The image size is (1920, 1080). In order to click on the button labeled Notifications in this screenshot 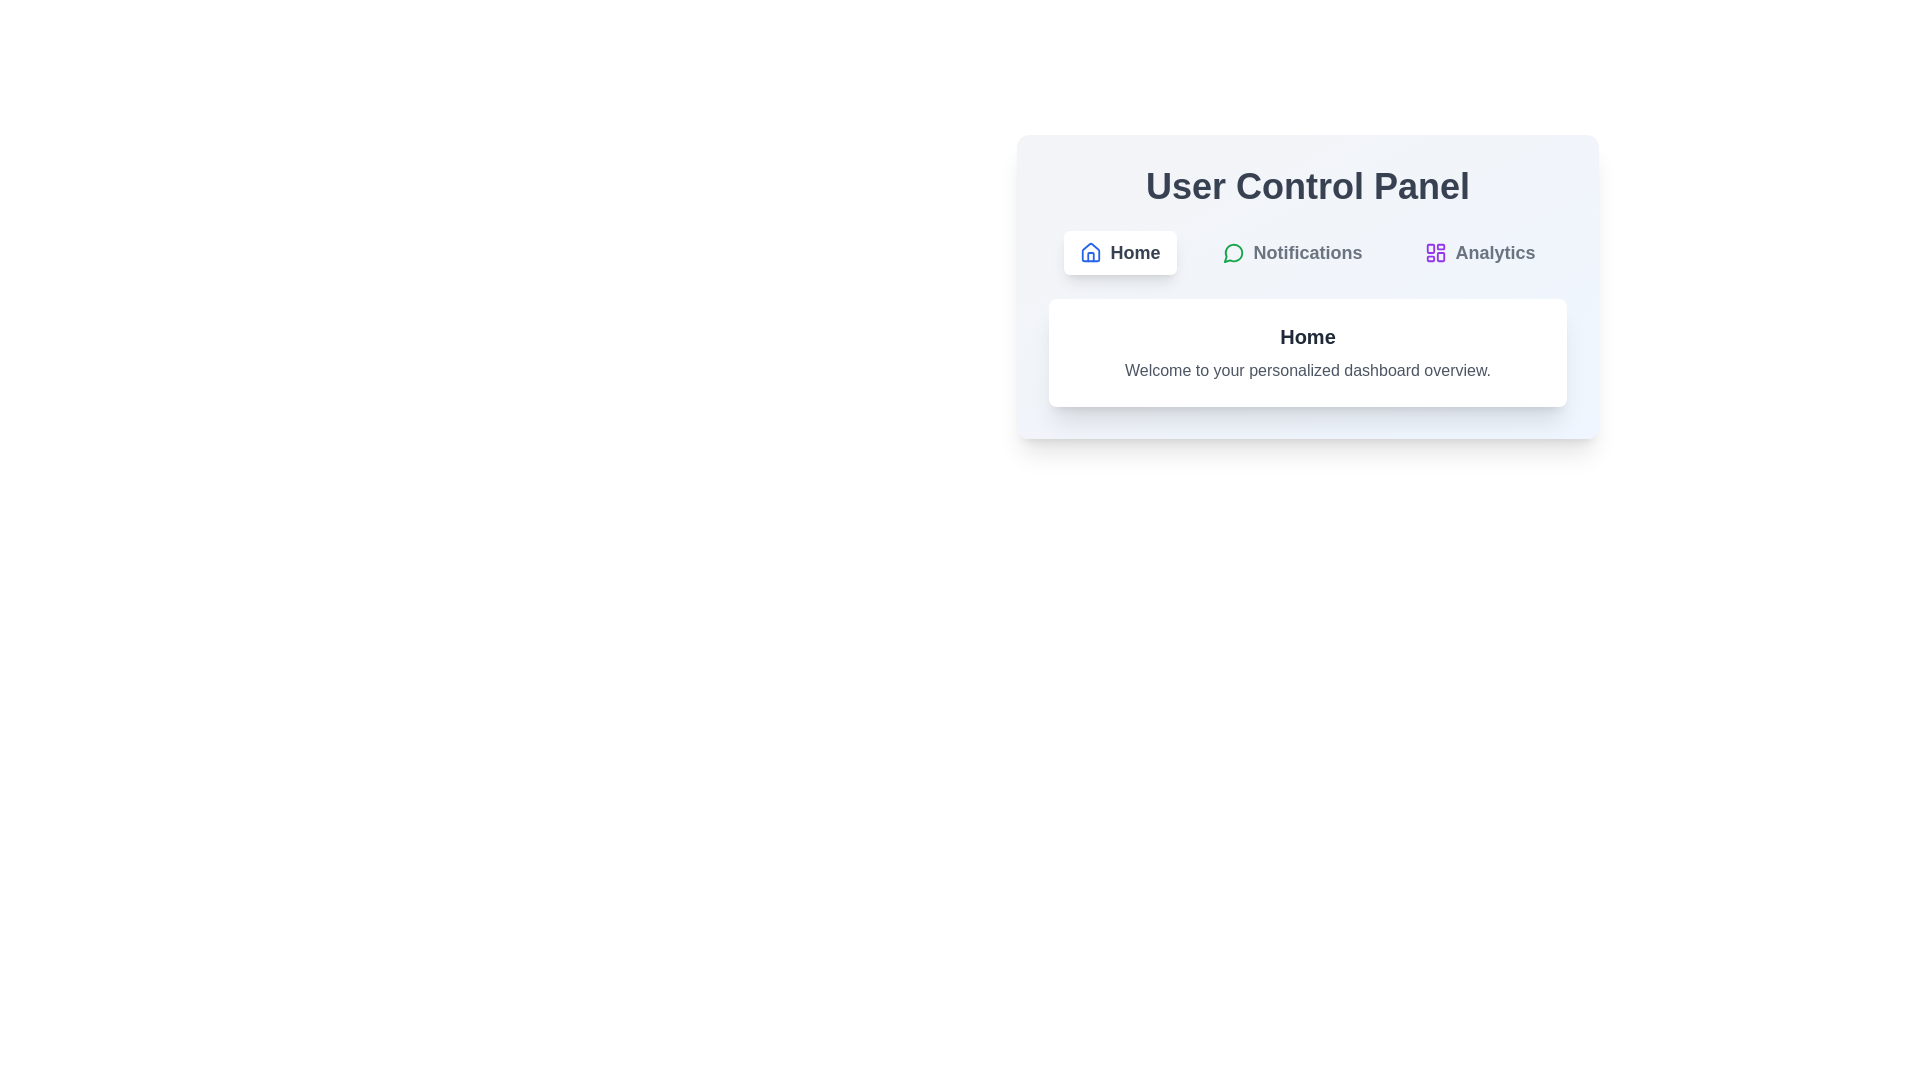, I will do `click(1291, 252)`.